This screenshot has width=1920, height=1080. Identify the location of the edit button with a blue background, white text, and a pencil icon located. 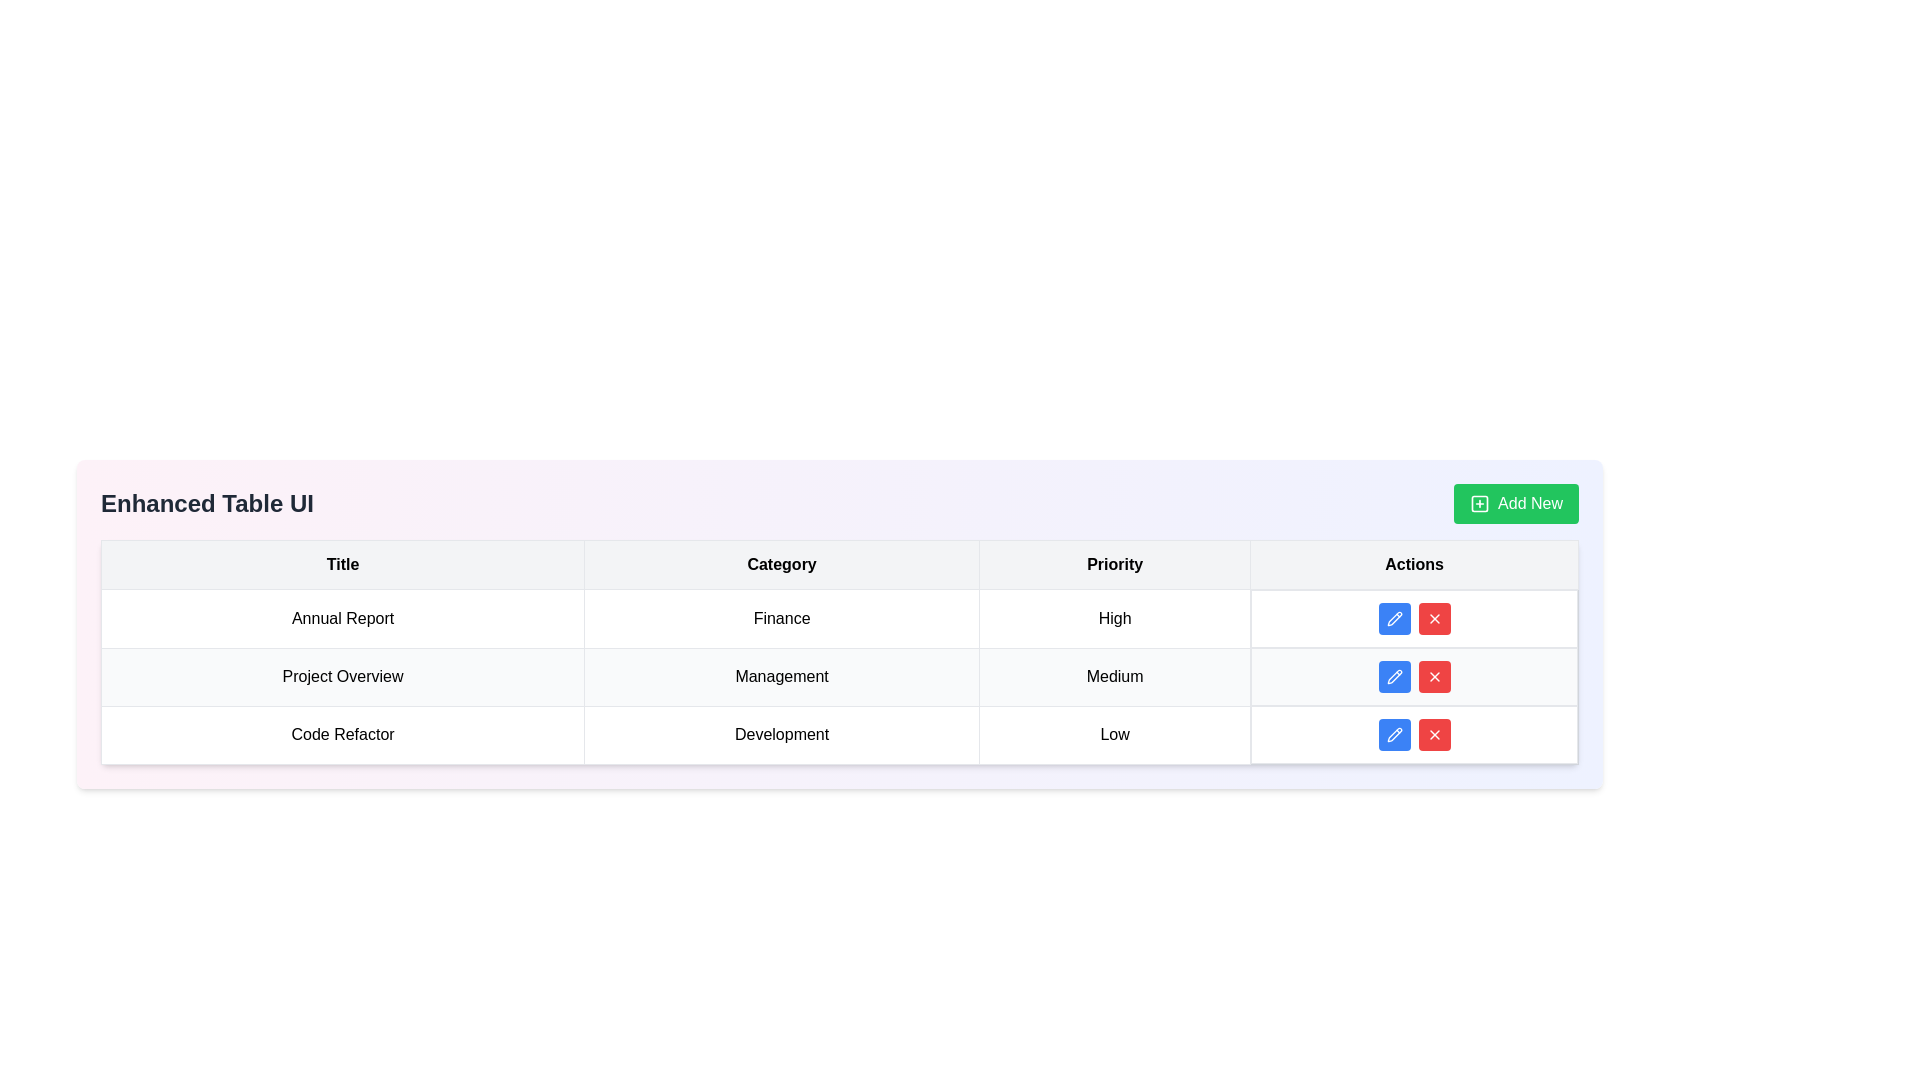
(1393, 676).